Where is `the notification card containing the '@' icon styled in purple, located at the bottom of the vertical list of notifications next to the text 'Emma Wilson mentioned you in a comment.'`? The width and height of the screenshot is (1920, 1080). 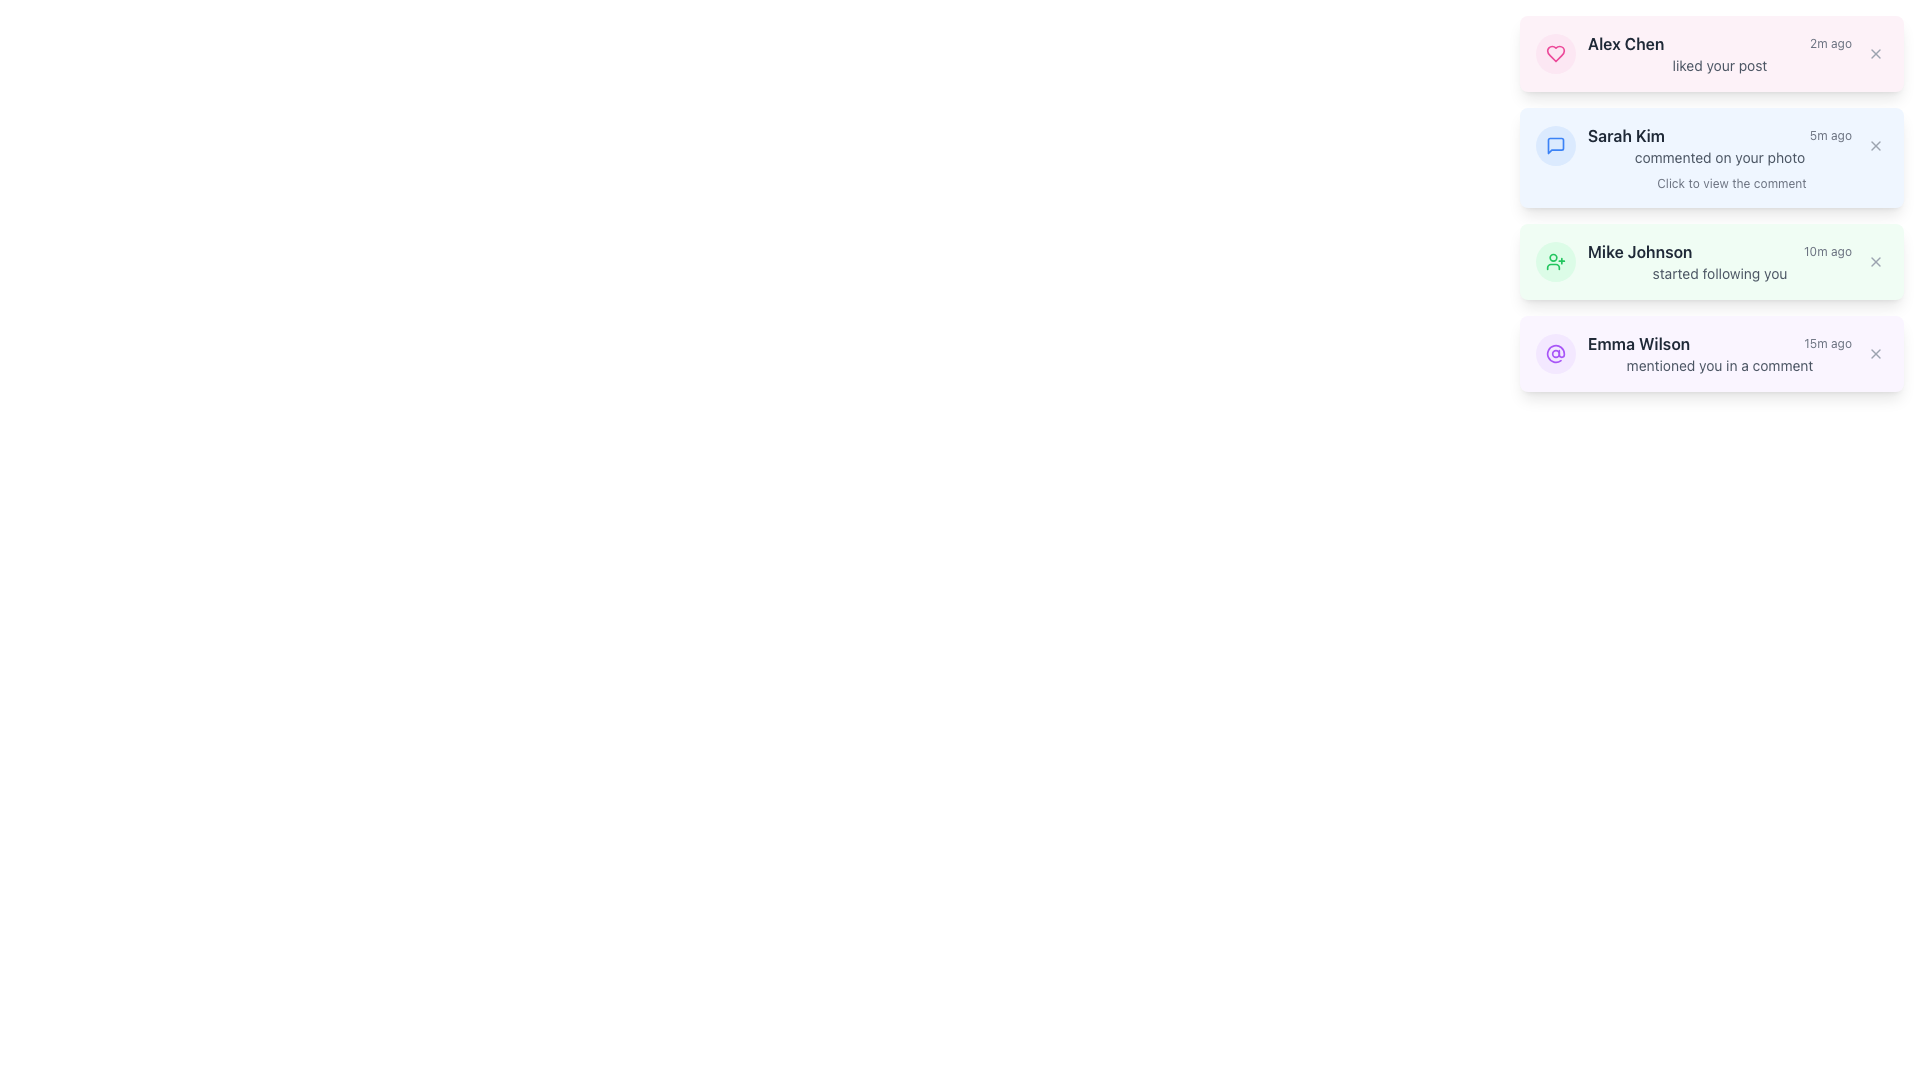
the notification card containing the '@' icon styled in purple, located at the bottom of the vertical list of notifications next to the text 'Emma Wilson mentioned you in a comment.' is located at coordinates (1554, 353).